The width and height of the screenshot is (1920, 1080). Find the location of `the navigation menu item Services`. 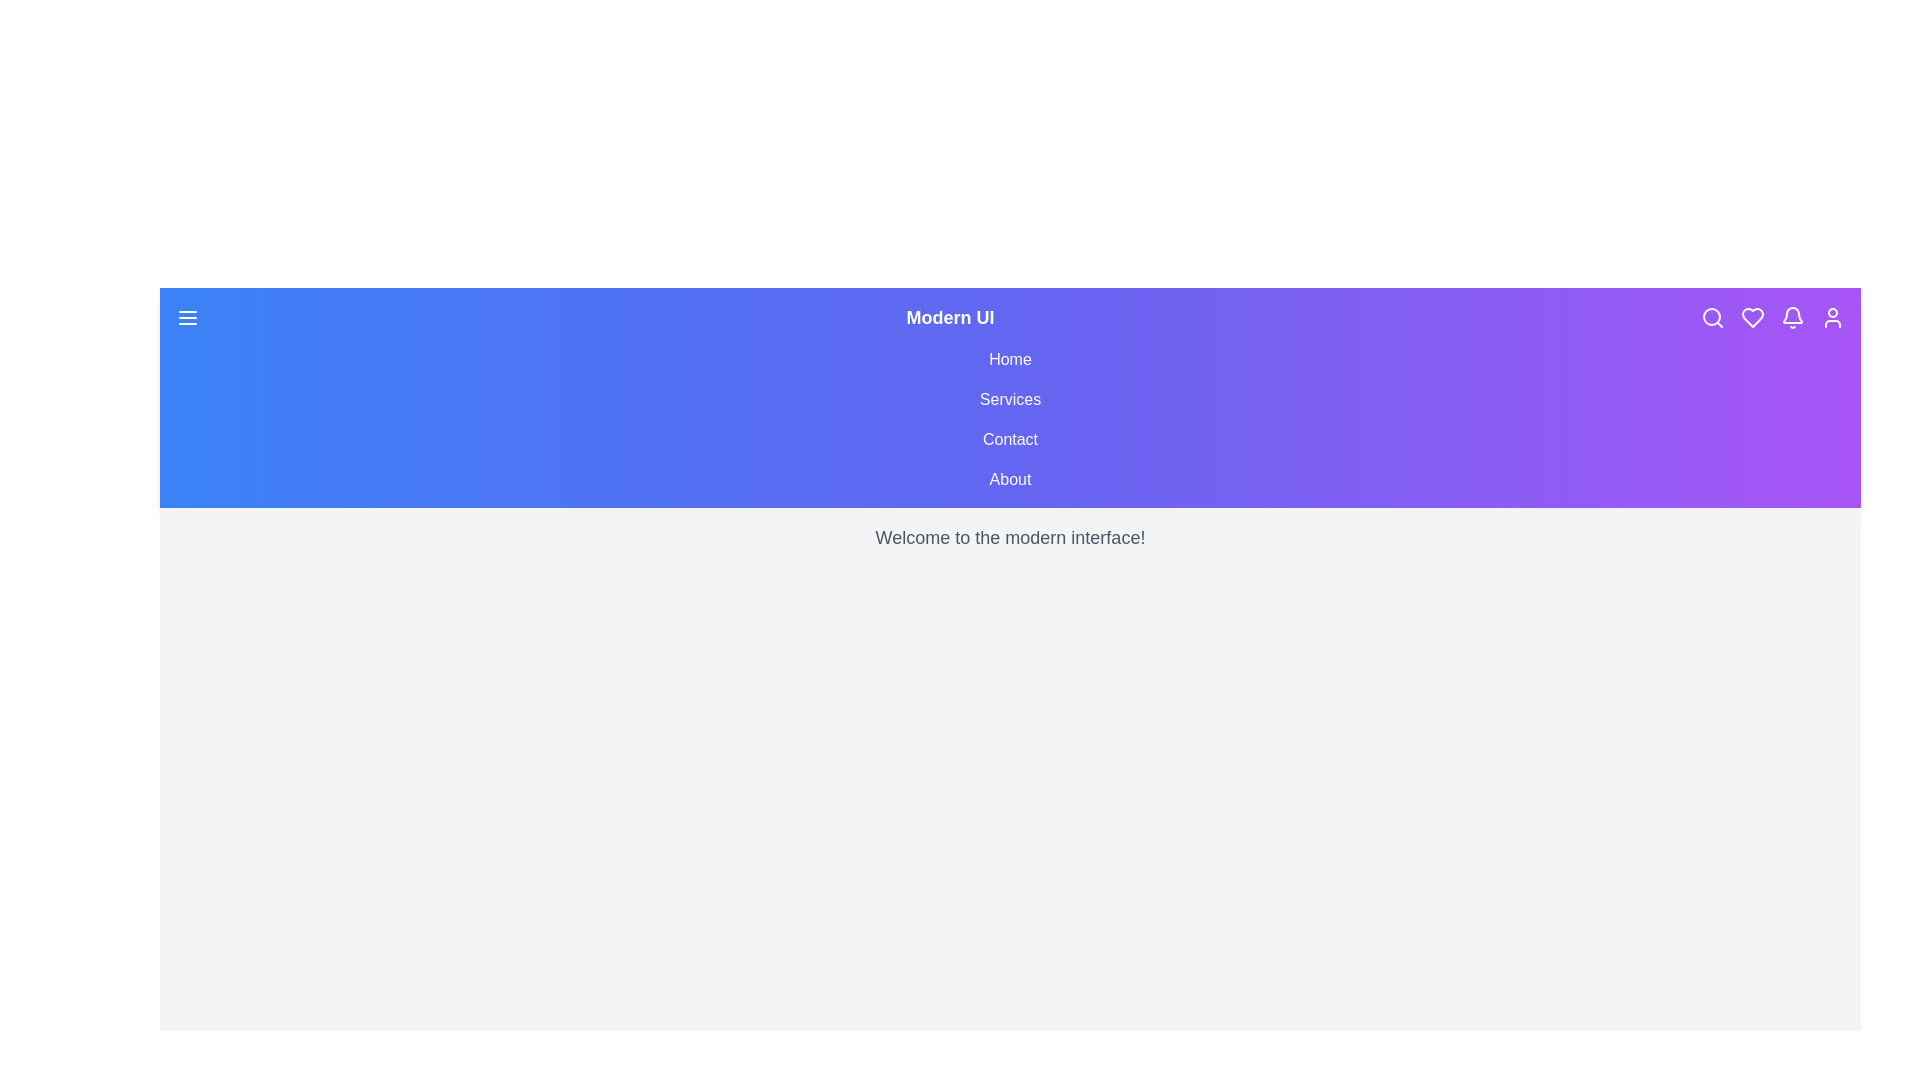

the navigation menu item Services is located at coordinates (1010, 400).